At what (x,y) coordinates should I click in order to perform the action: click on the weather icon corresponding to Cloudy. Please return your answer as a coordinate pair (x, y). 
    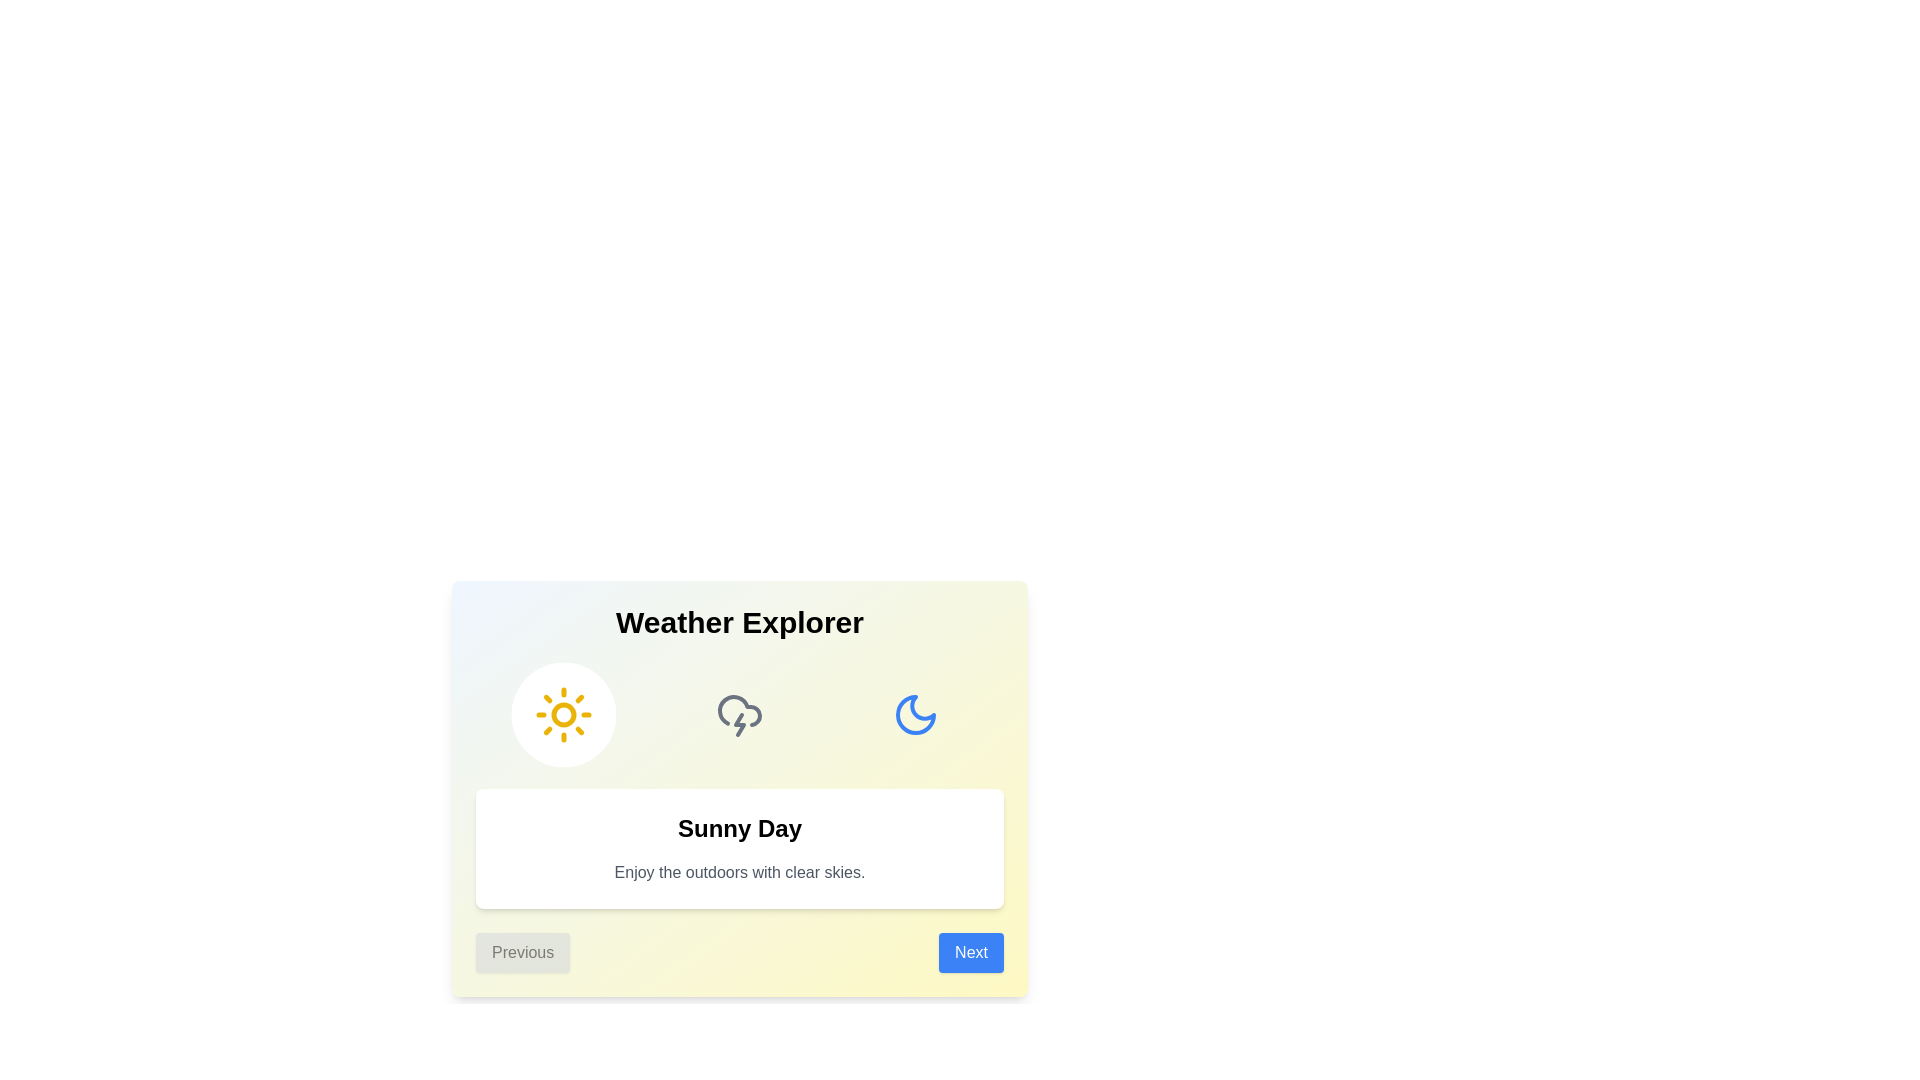
    Looking at the image, I should click on (738, 713).